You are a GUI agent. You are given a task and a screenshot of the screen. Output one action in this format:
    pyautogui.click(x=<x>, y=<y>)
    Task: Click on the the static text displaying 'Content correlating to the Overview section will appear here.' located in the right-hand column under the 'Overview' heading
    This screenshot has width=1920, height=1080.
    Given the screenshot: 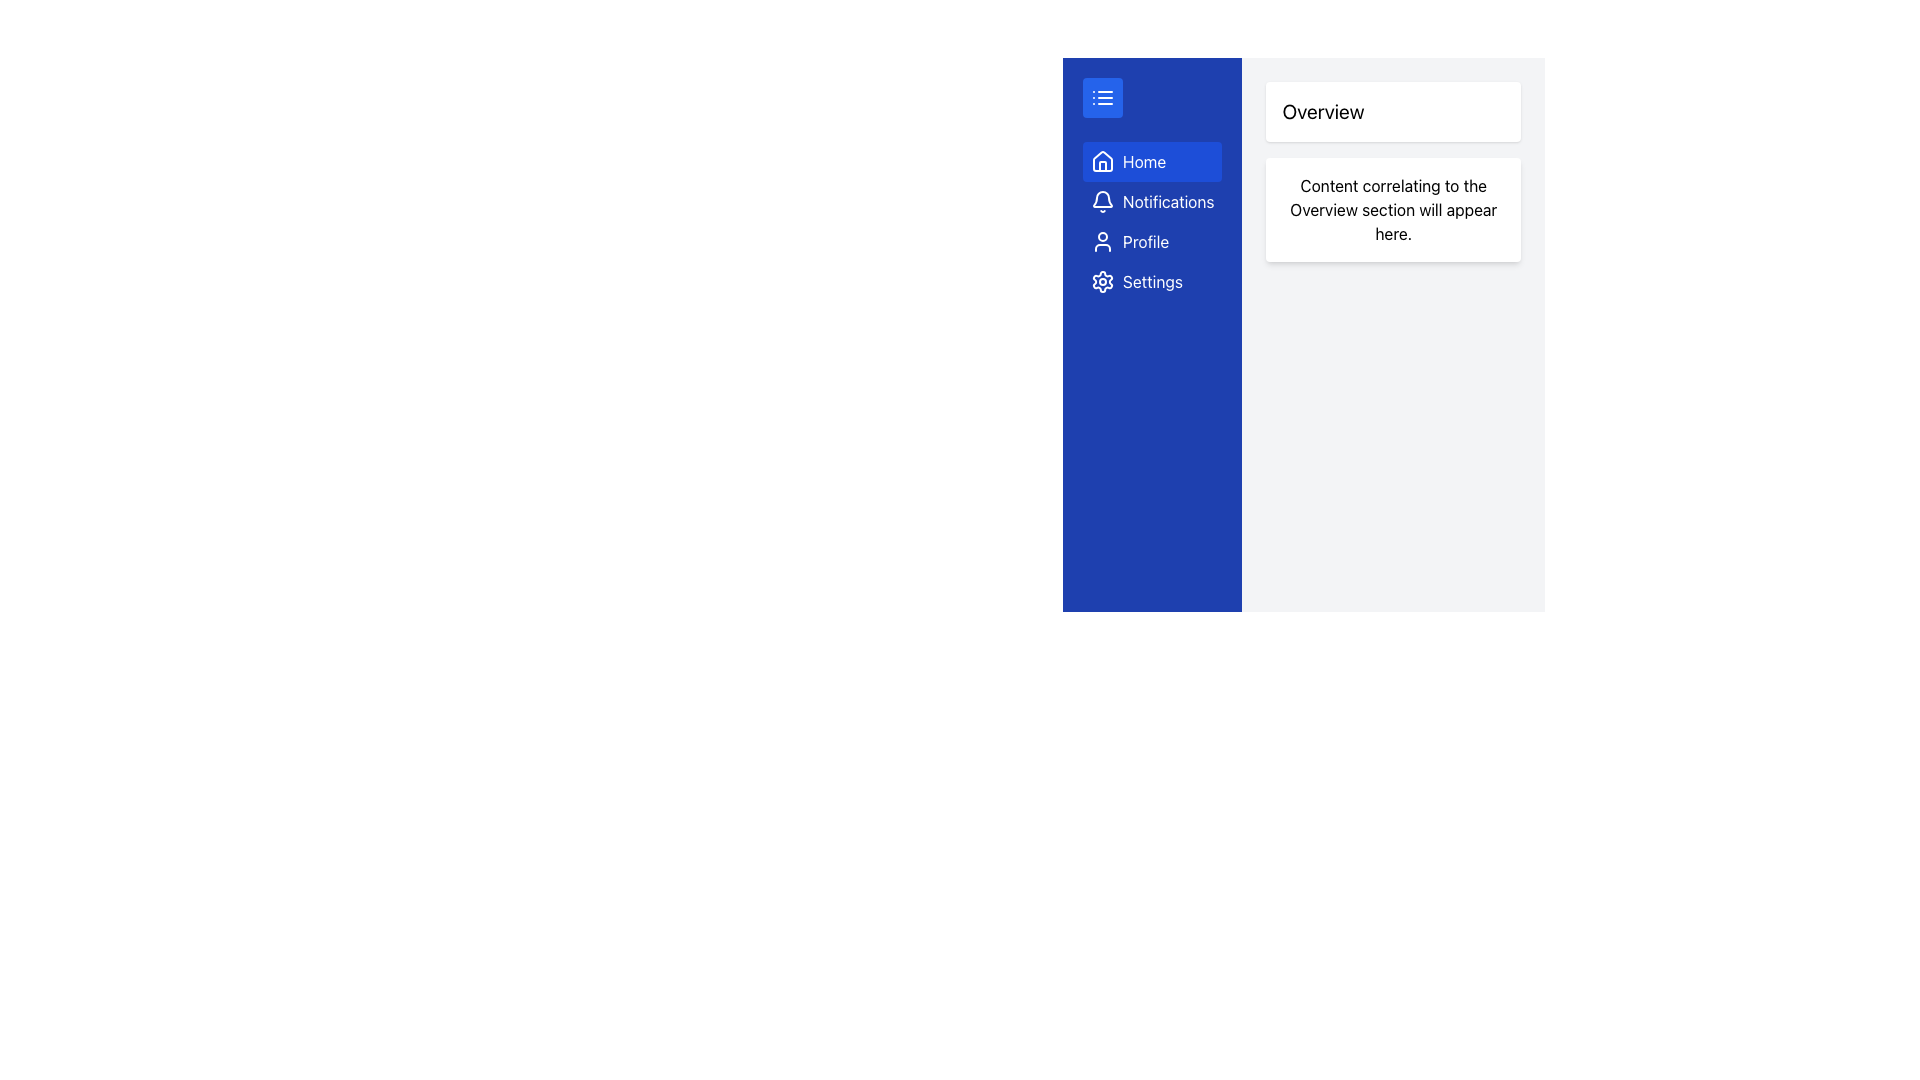 What is the action you would take?
    pyautogui.click(x=1392, y=209)
    